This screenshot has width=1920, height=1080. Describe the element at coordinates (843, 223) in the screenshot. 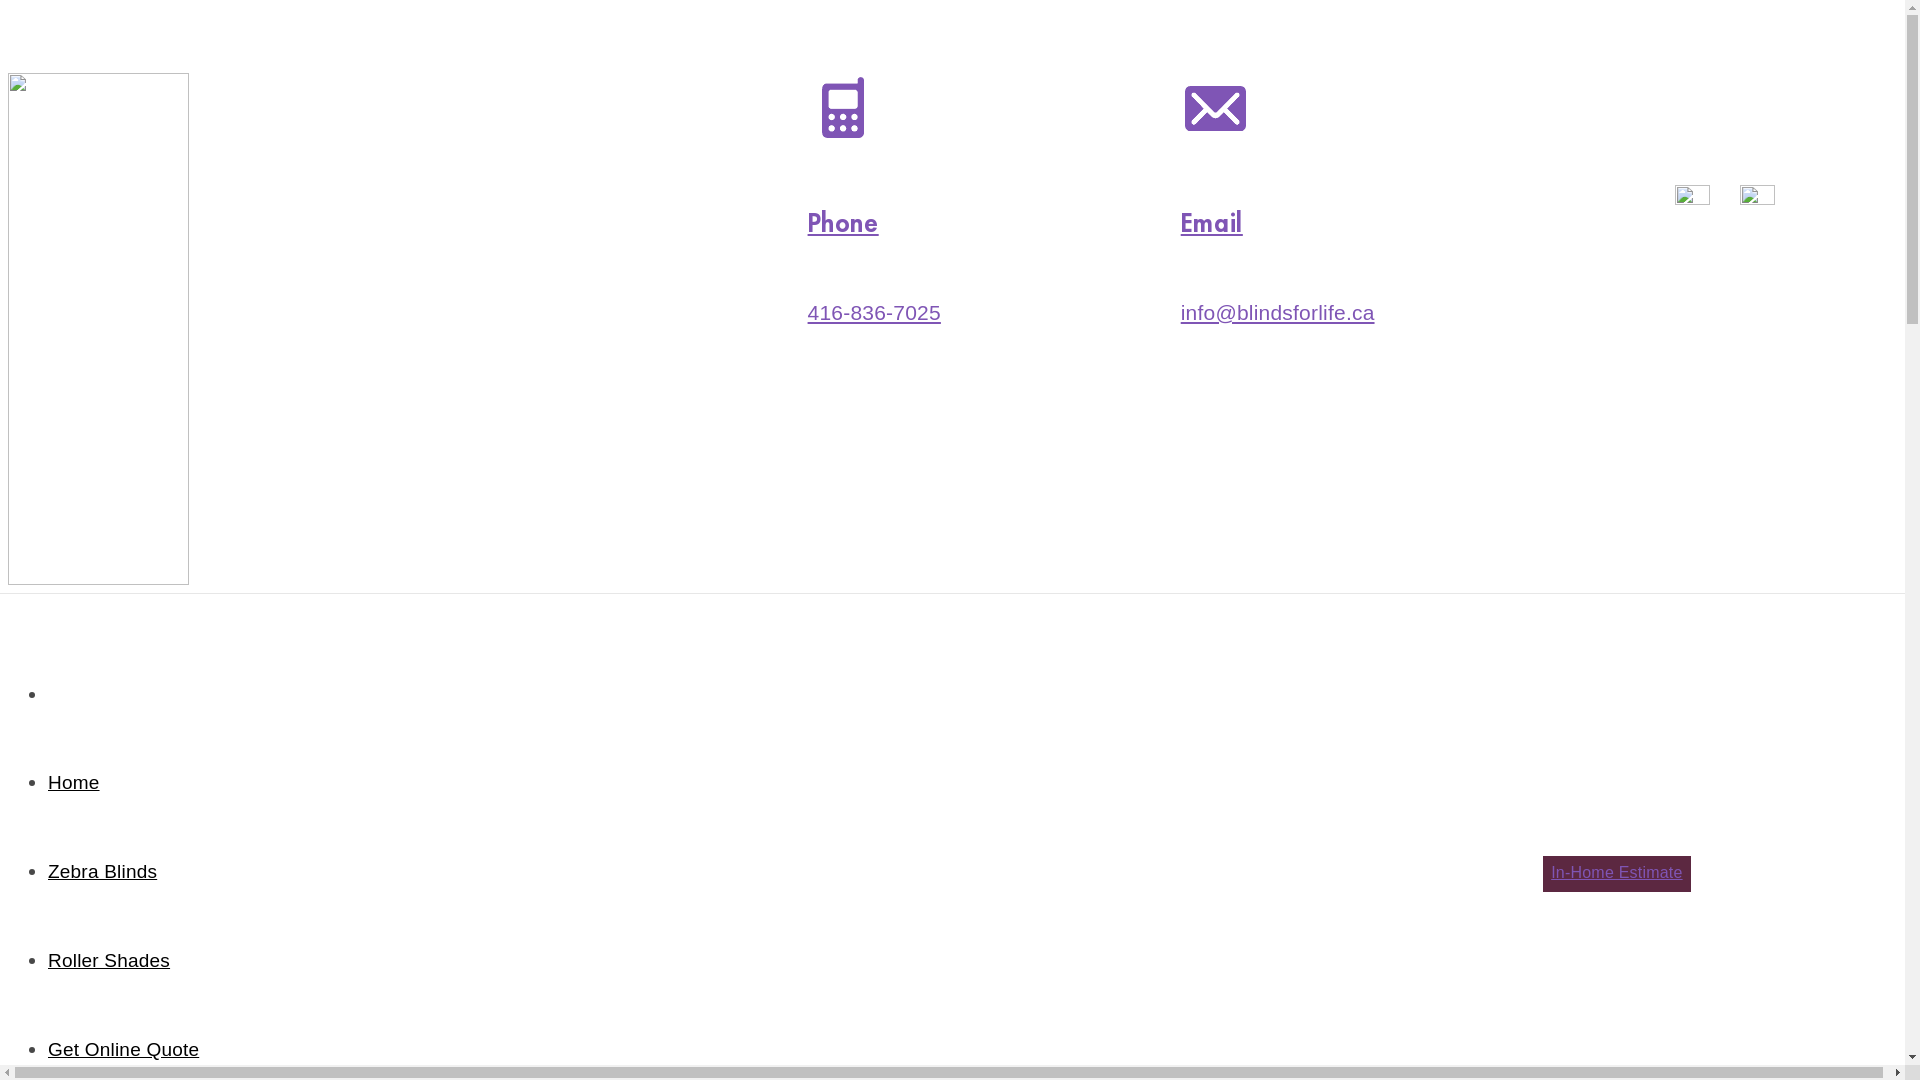

I see `'Phone'` at that location.